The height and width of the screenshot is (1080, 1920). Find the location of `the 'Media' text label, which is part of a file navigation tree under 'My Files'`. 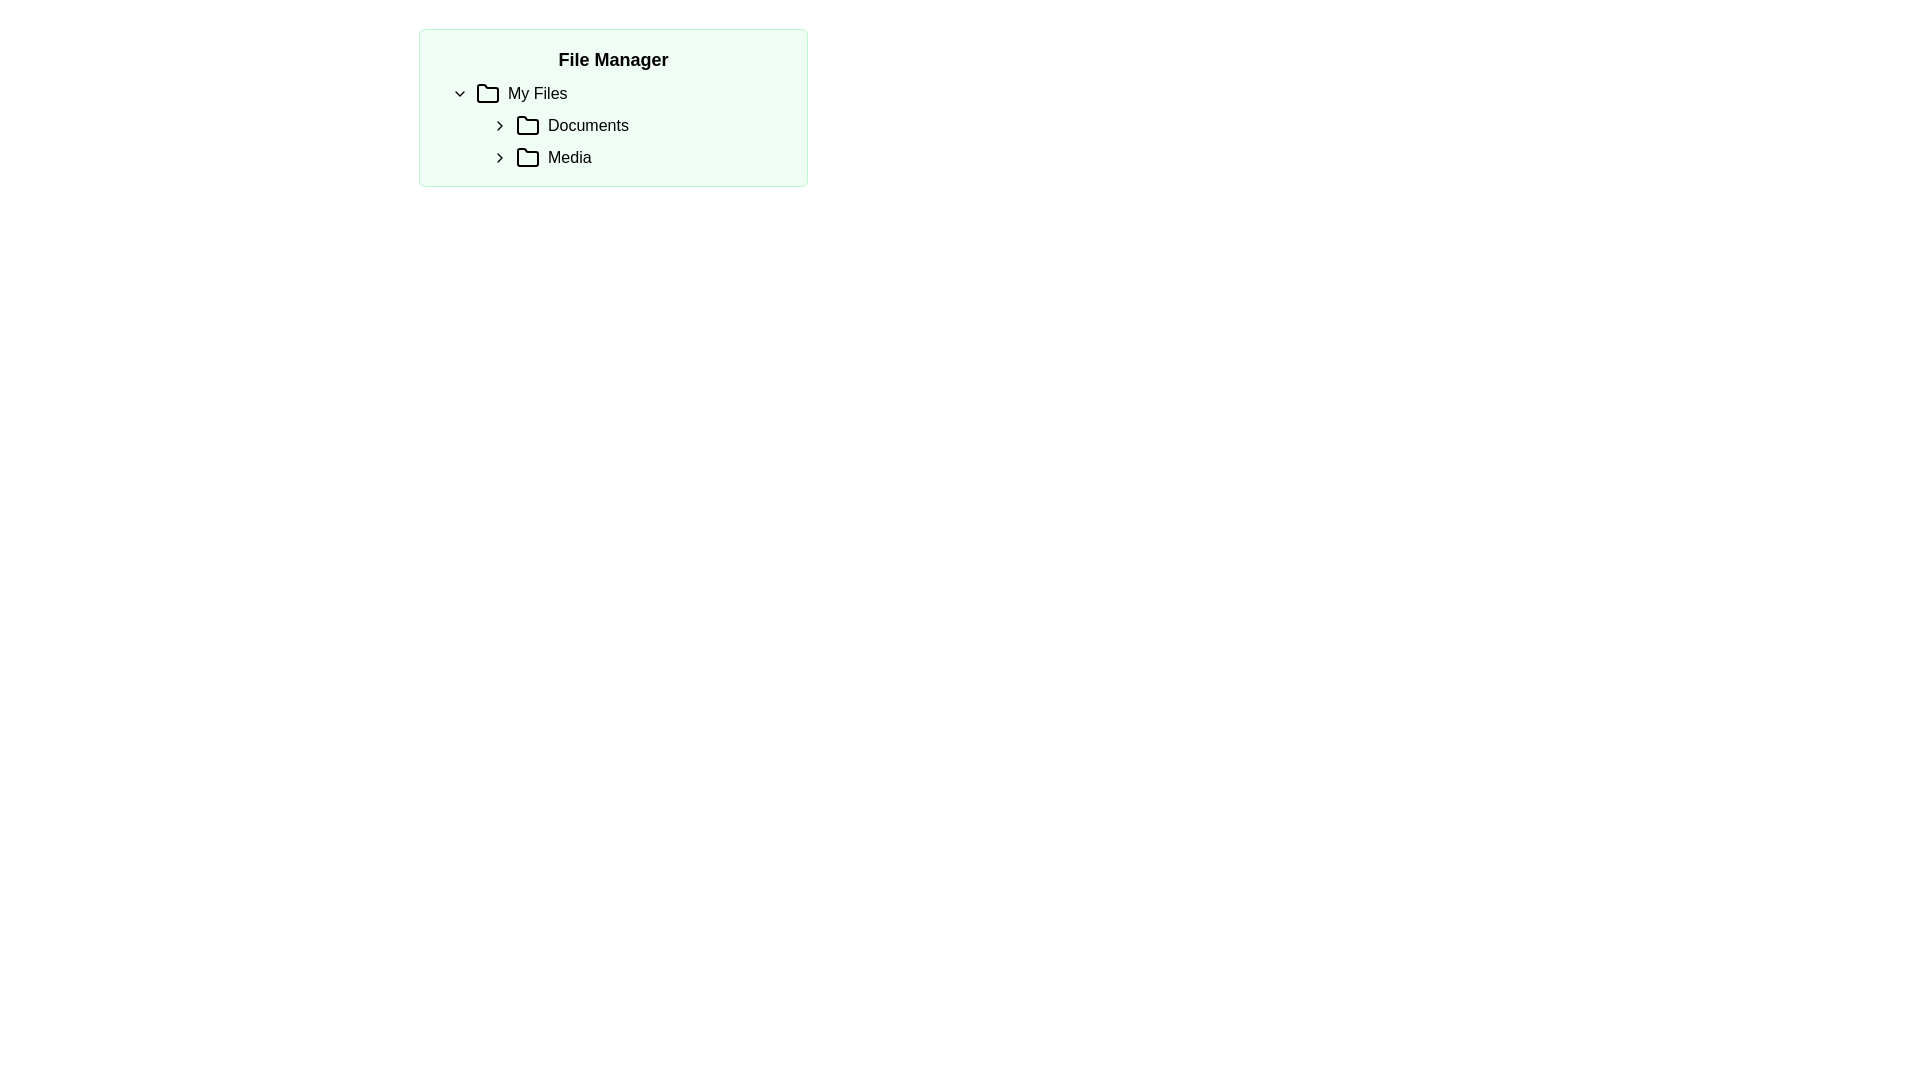

the 'Media' text label, which is part of a file navigation tree under 'My Files' is located at coordinates (568, 157).